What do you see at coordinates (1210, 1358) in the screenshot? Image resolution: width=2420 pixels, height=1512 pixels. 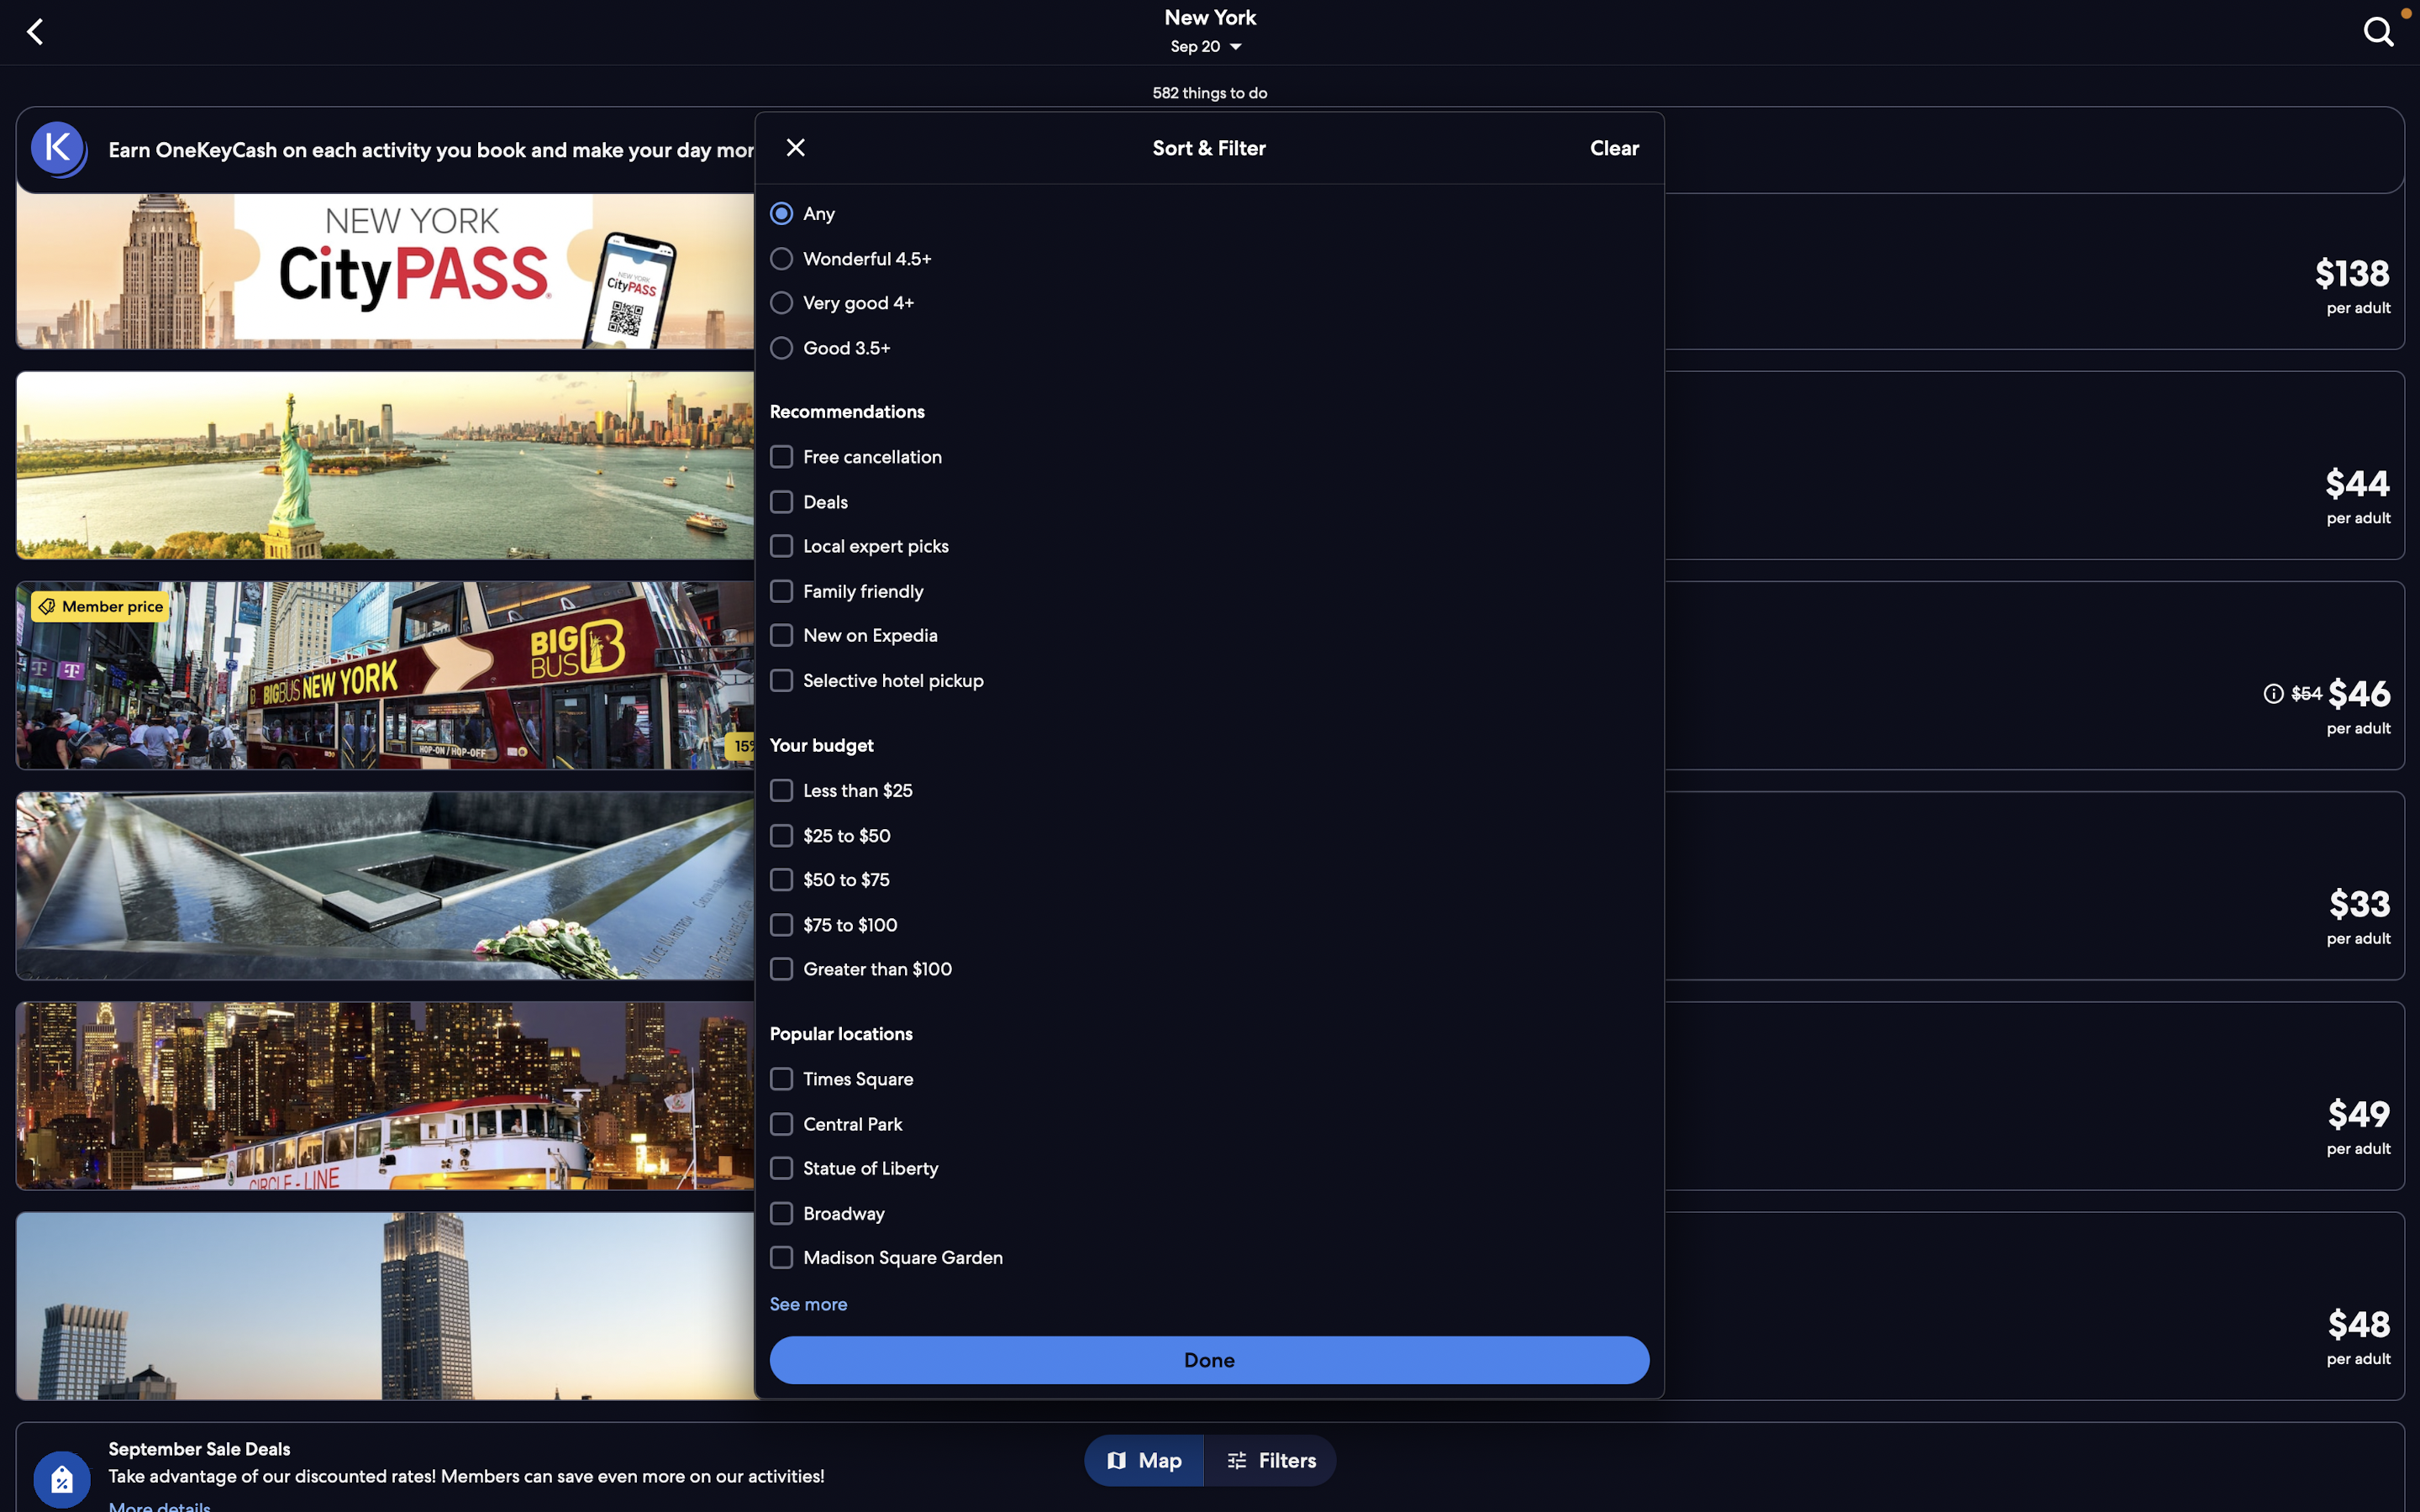 I see `the button to organize and choose accordingly` at bounding box center [1210, 1358].